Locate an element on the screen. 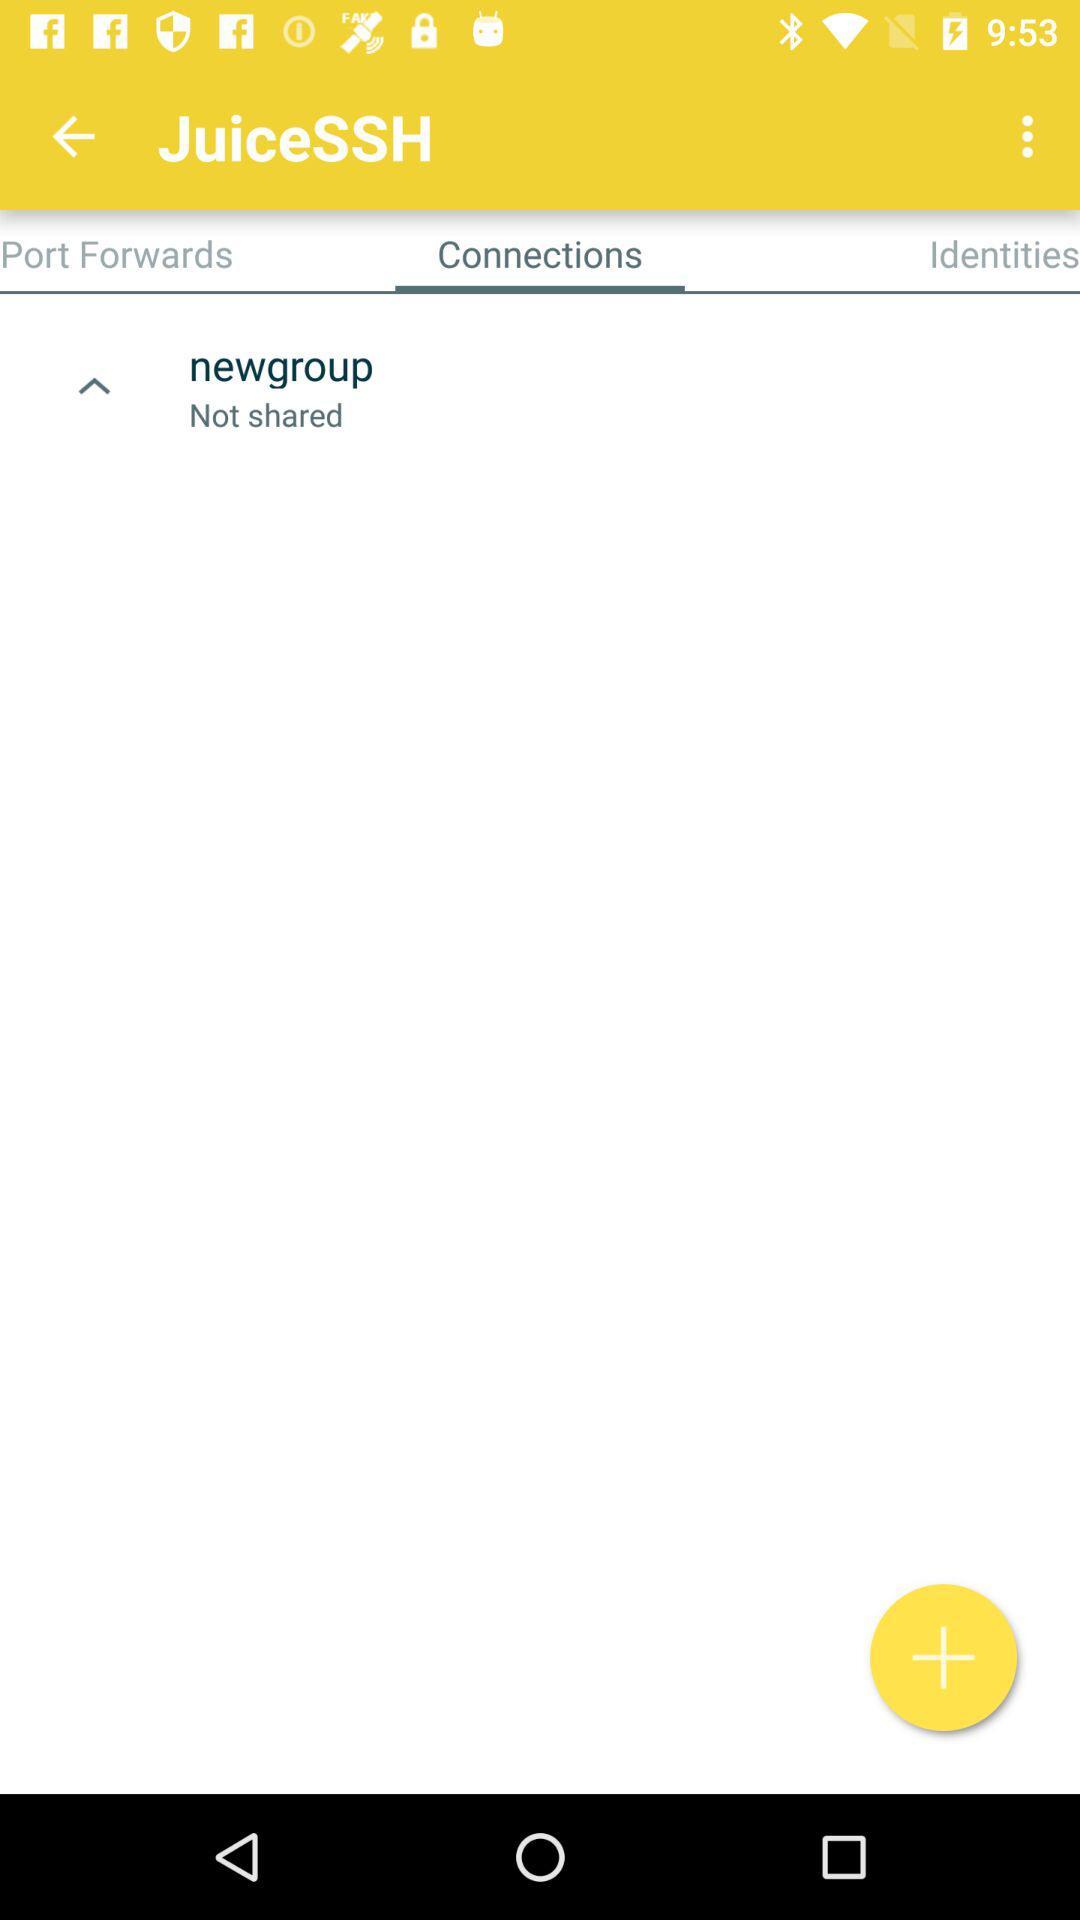  the add icon is located at coordinates (943, 1657).